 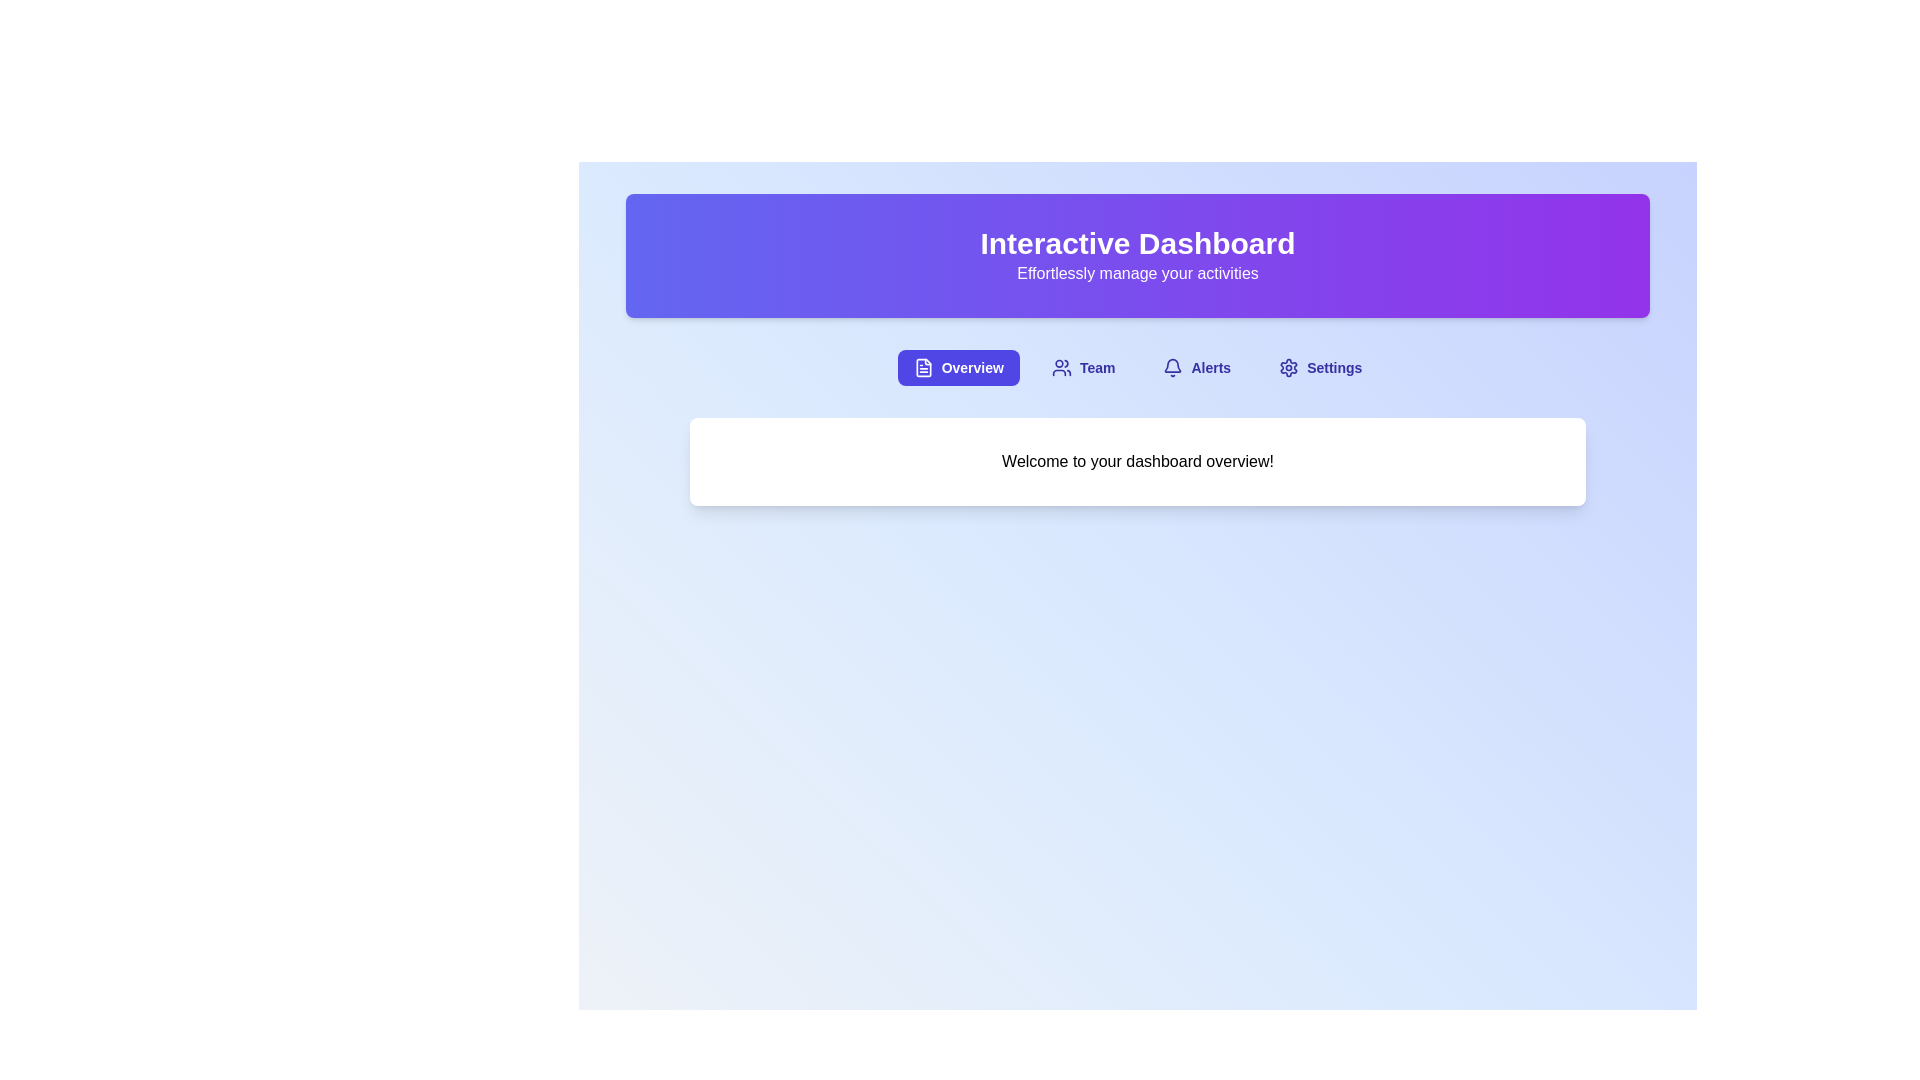 What do you see at coordinates (1334, 367) in the screenshot?
I see `the 'Settings' text label, which is displayed in bold indigo font and positioned to the right of the settings icon in the navigation bar` at bounding box center [1334, 367].